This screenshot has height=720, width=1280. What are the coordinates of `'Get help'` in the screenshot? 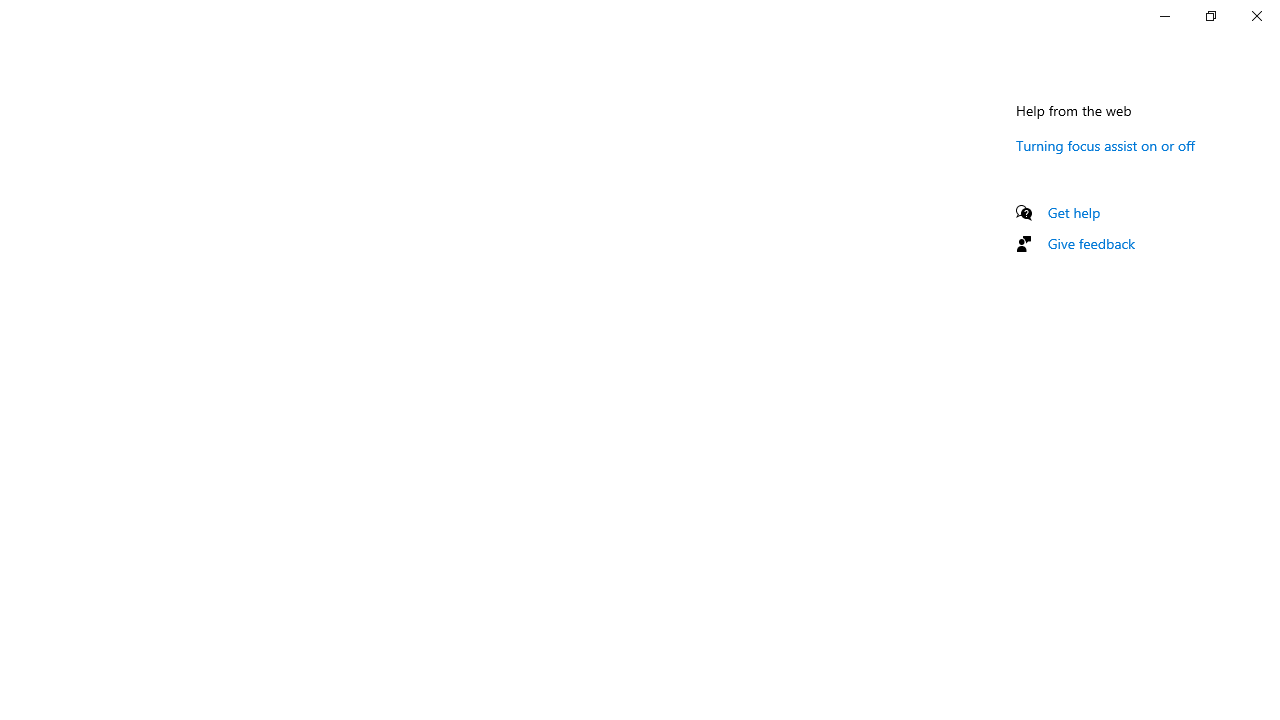 It's located at (1073, 212).